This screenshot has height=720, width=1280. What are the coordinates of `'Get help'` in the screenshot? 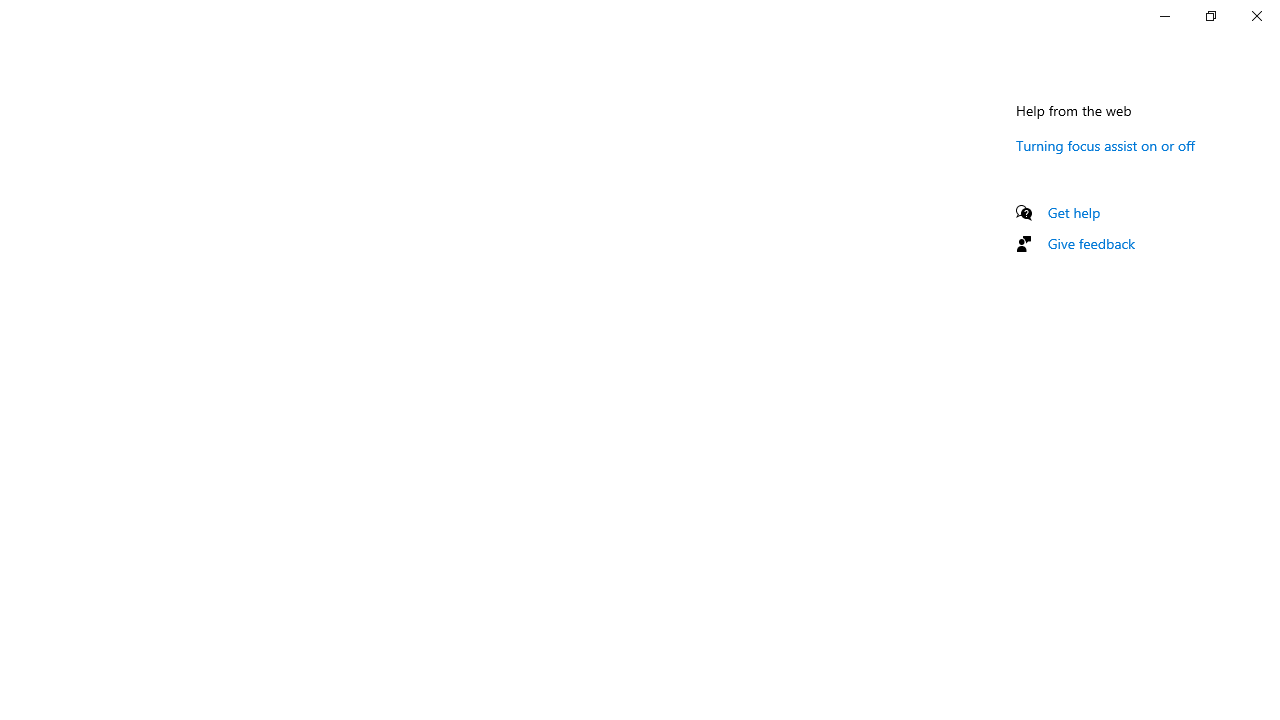 It's located at (1073, 212).